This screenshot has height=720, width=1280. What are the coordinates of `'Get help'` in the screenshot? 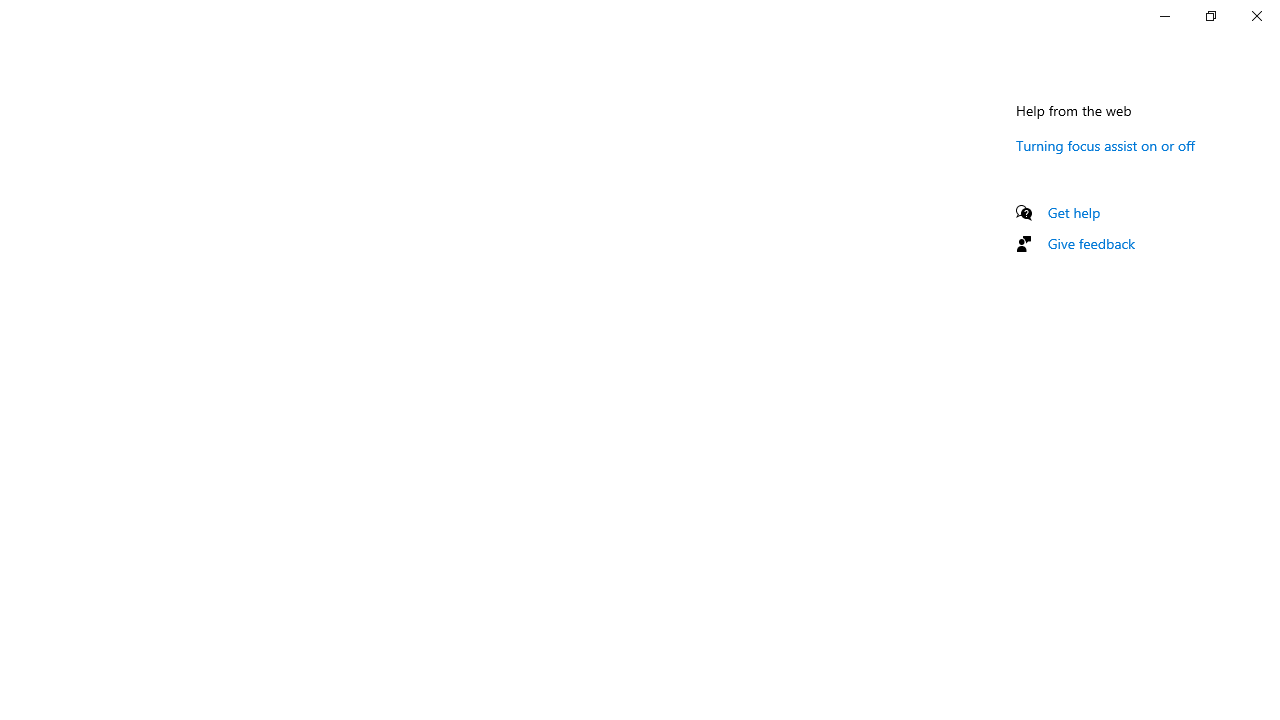 It's located at (1073, 212).